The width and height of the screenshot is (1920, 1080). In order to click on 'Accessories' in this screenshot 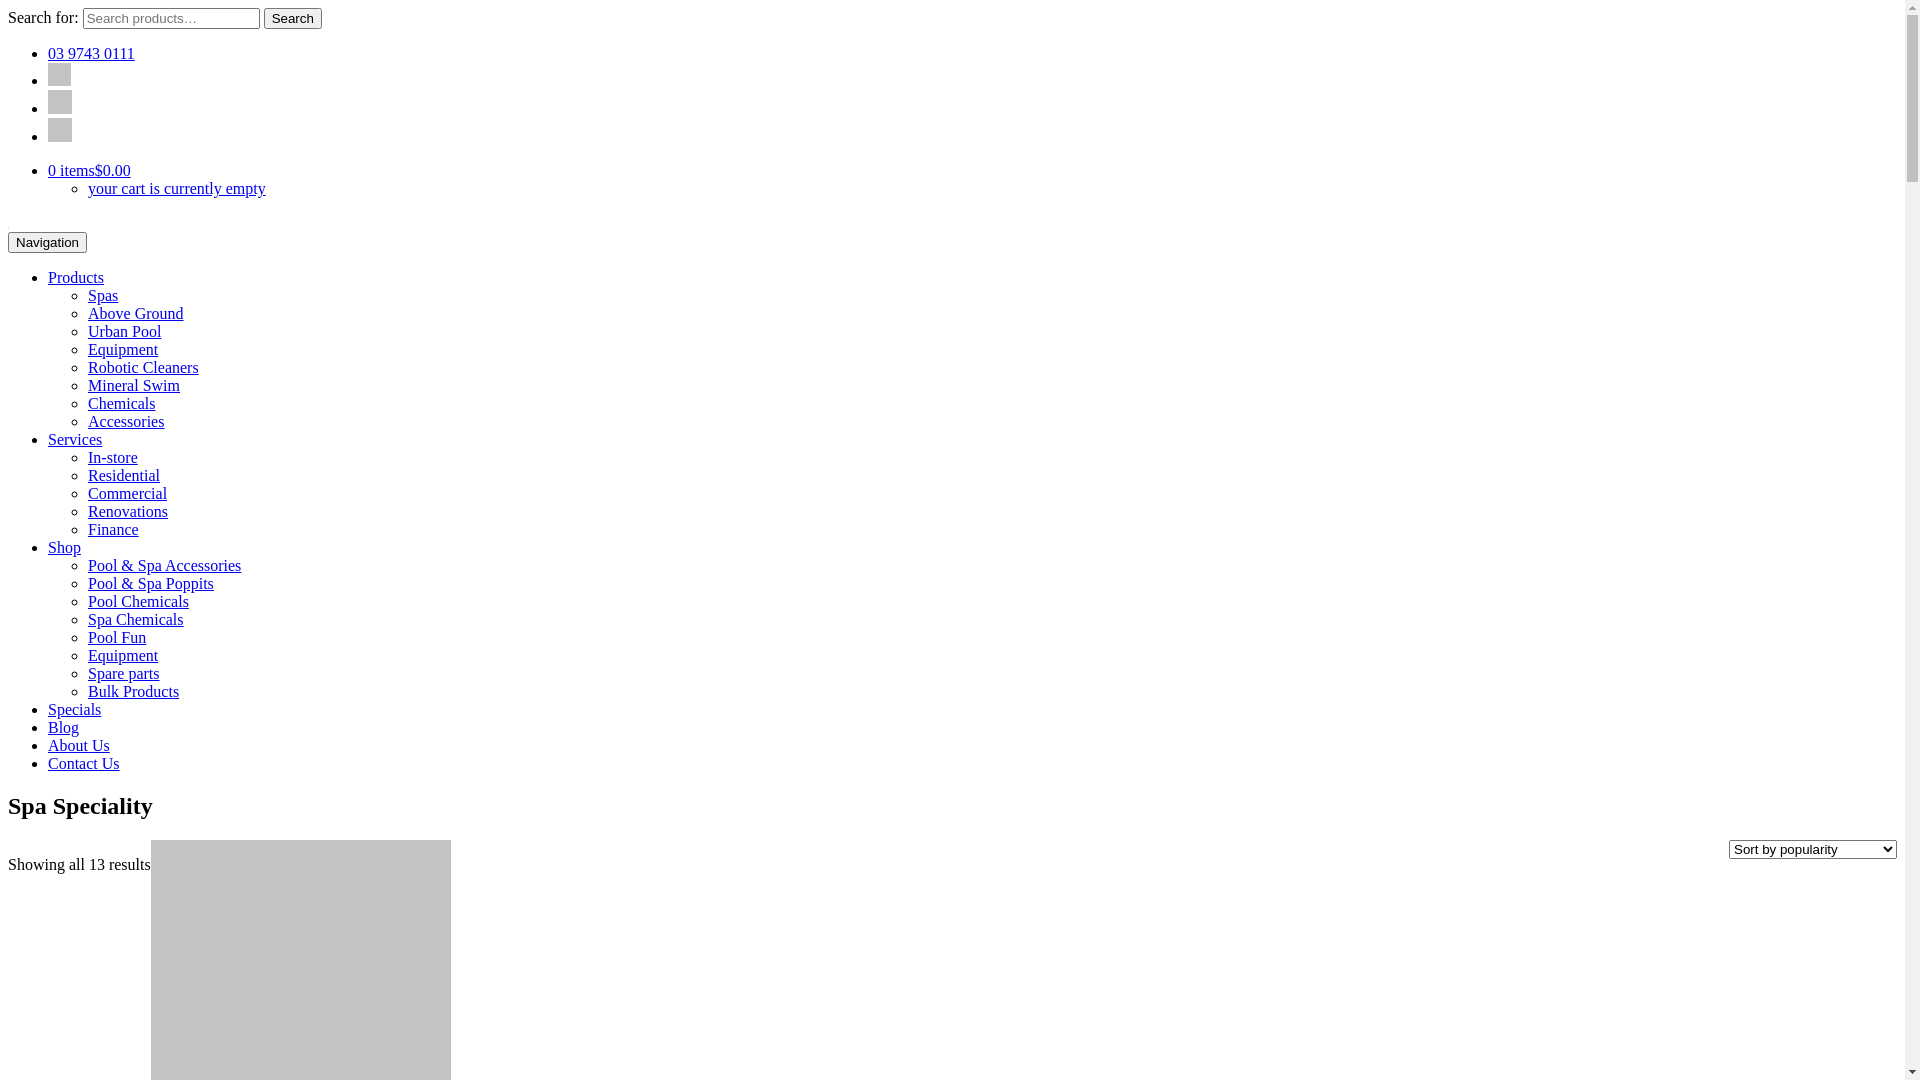, I will do `click(124, 420)`.